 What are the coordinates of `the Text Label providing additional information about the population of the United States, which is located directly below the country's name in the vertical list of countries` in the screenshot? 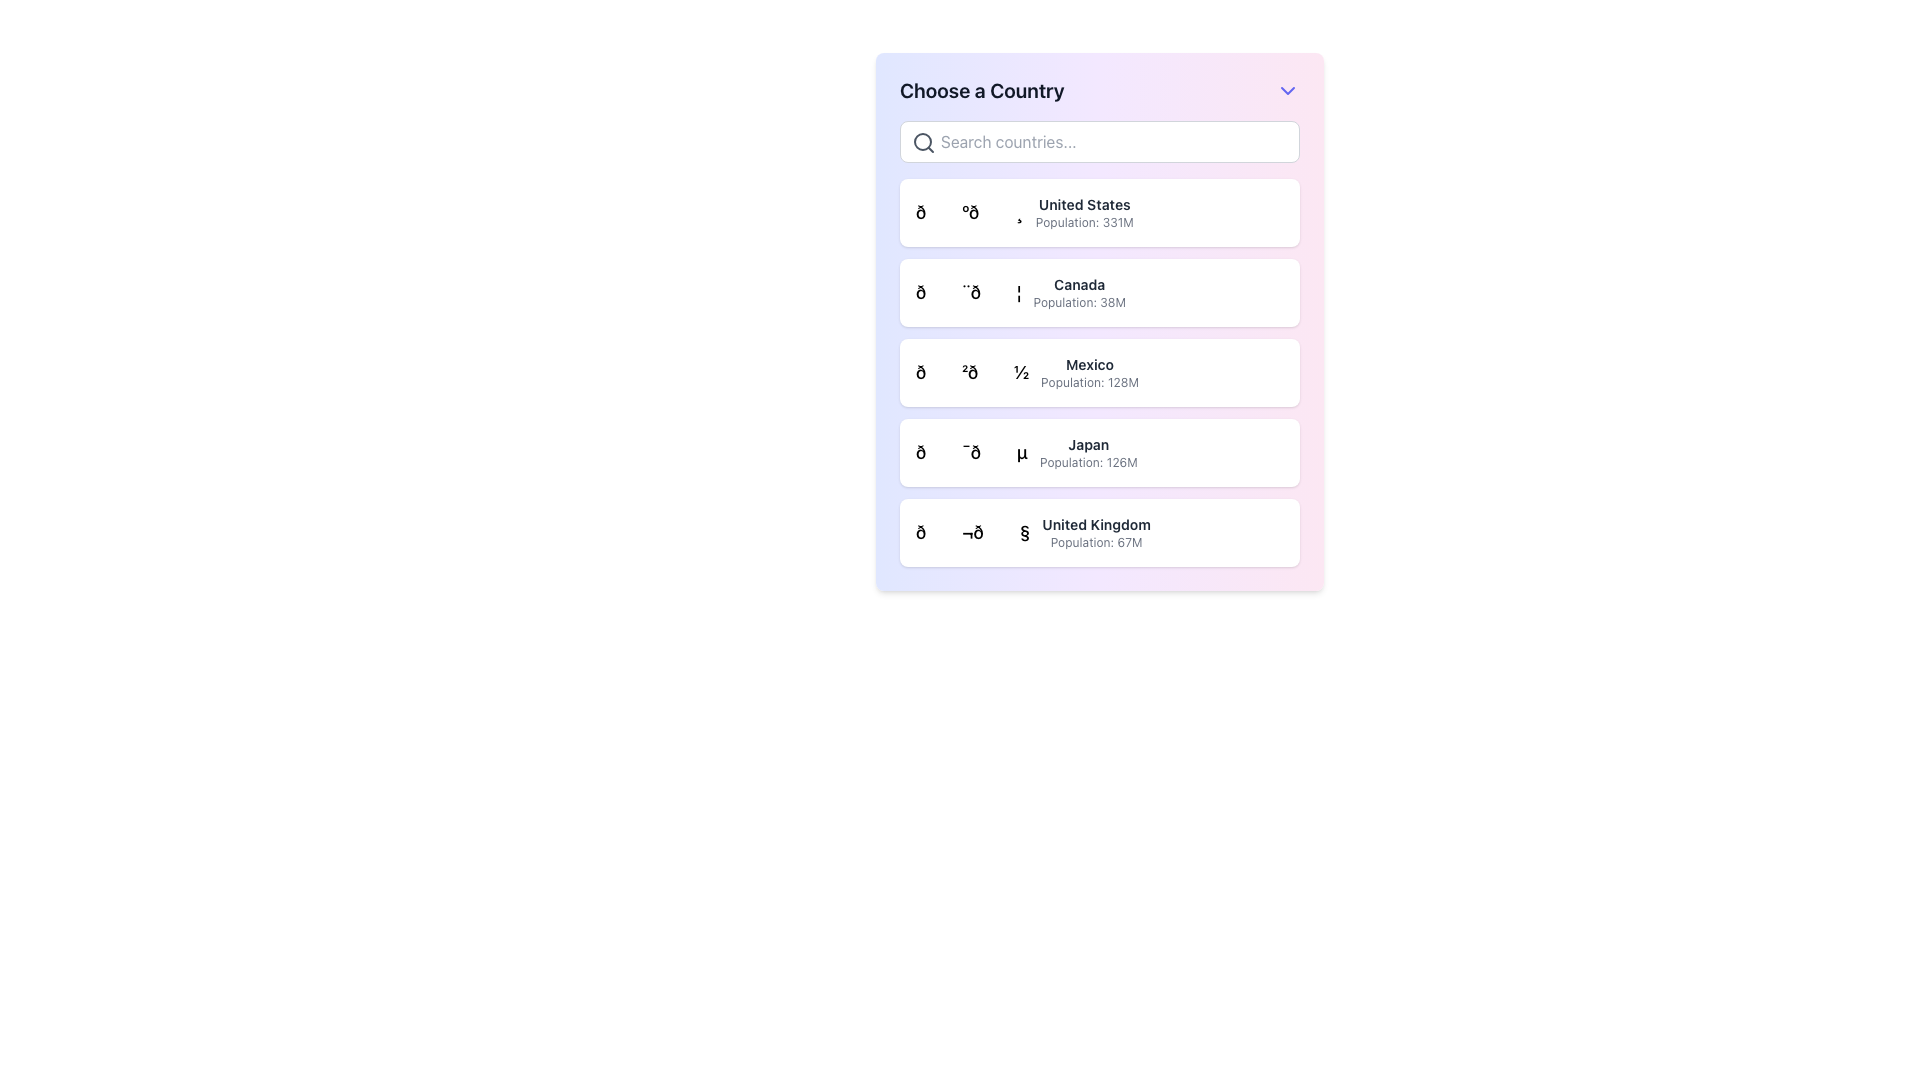 It's located at (1083, 223).